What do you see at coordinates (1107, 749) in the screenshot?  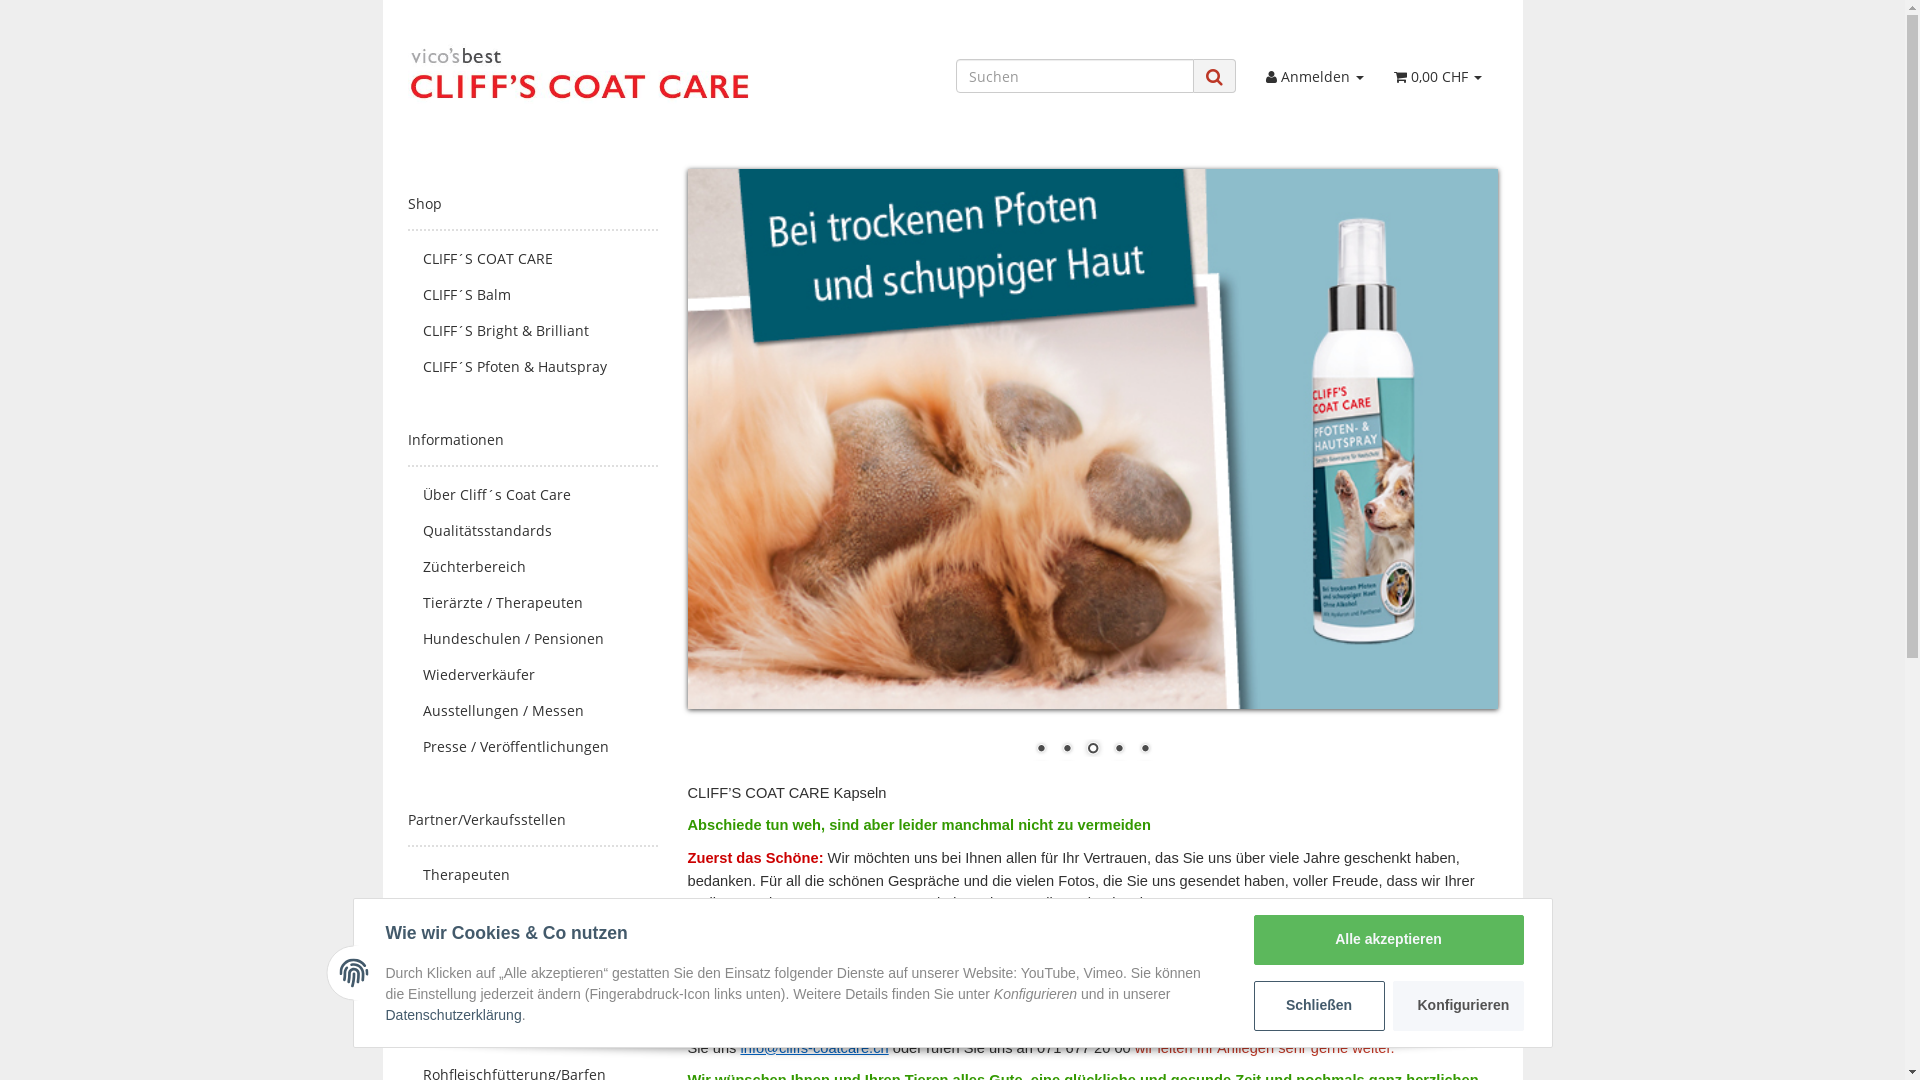 I see `'4'` at bounding box center [1107, 749].